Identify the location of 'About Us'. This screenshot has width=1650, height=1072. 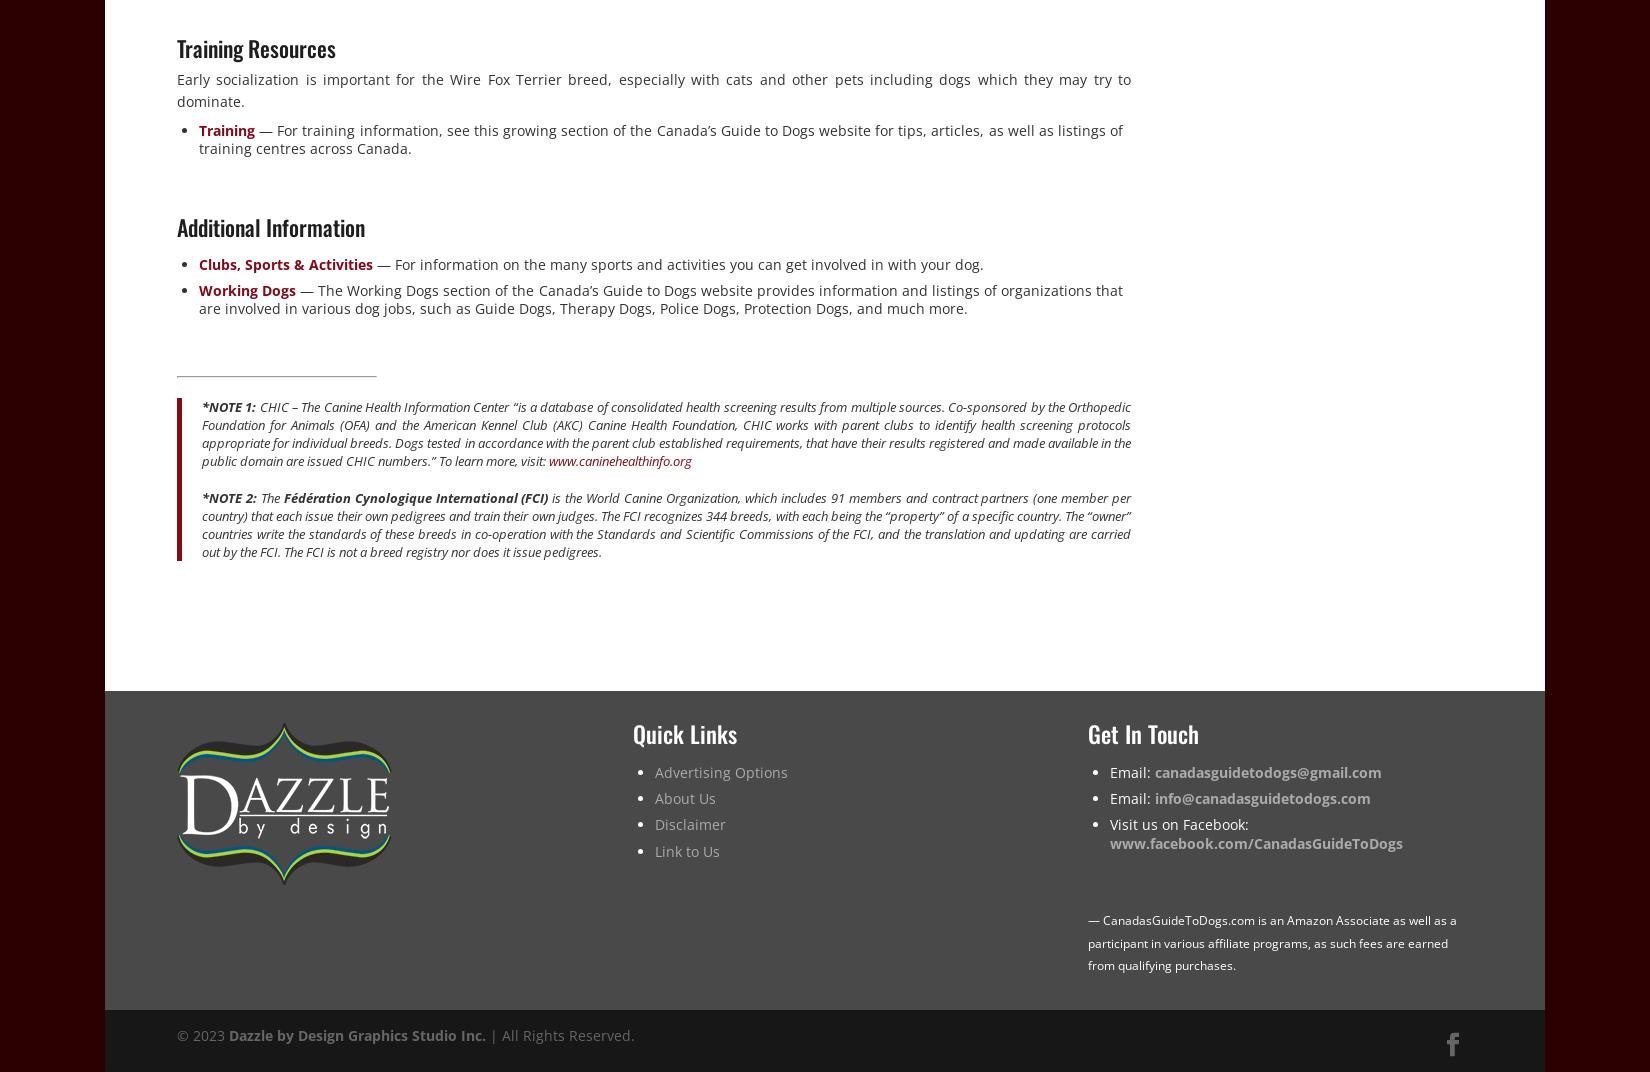
(683, 798).